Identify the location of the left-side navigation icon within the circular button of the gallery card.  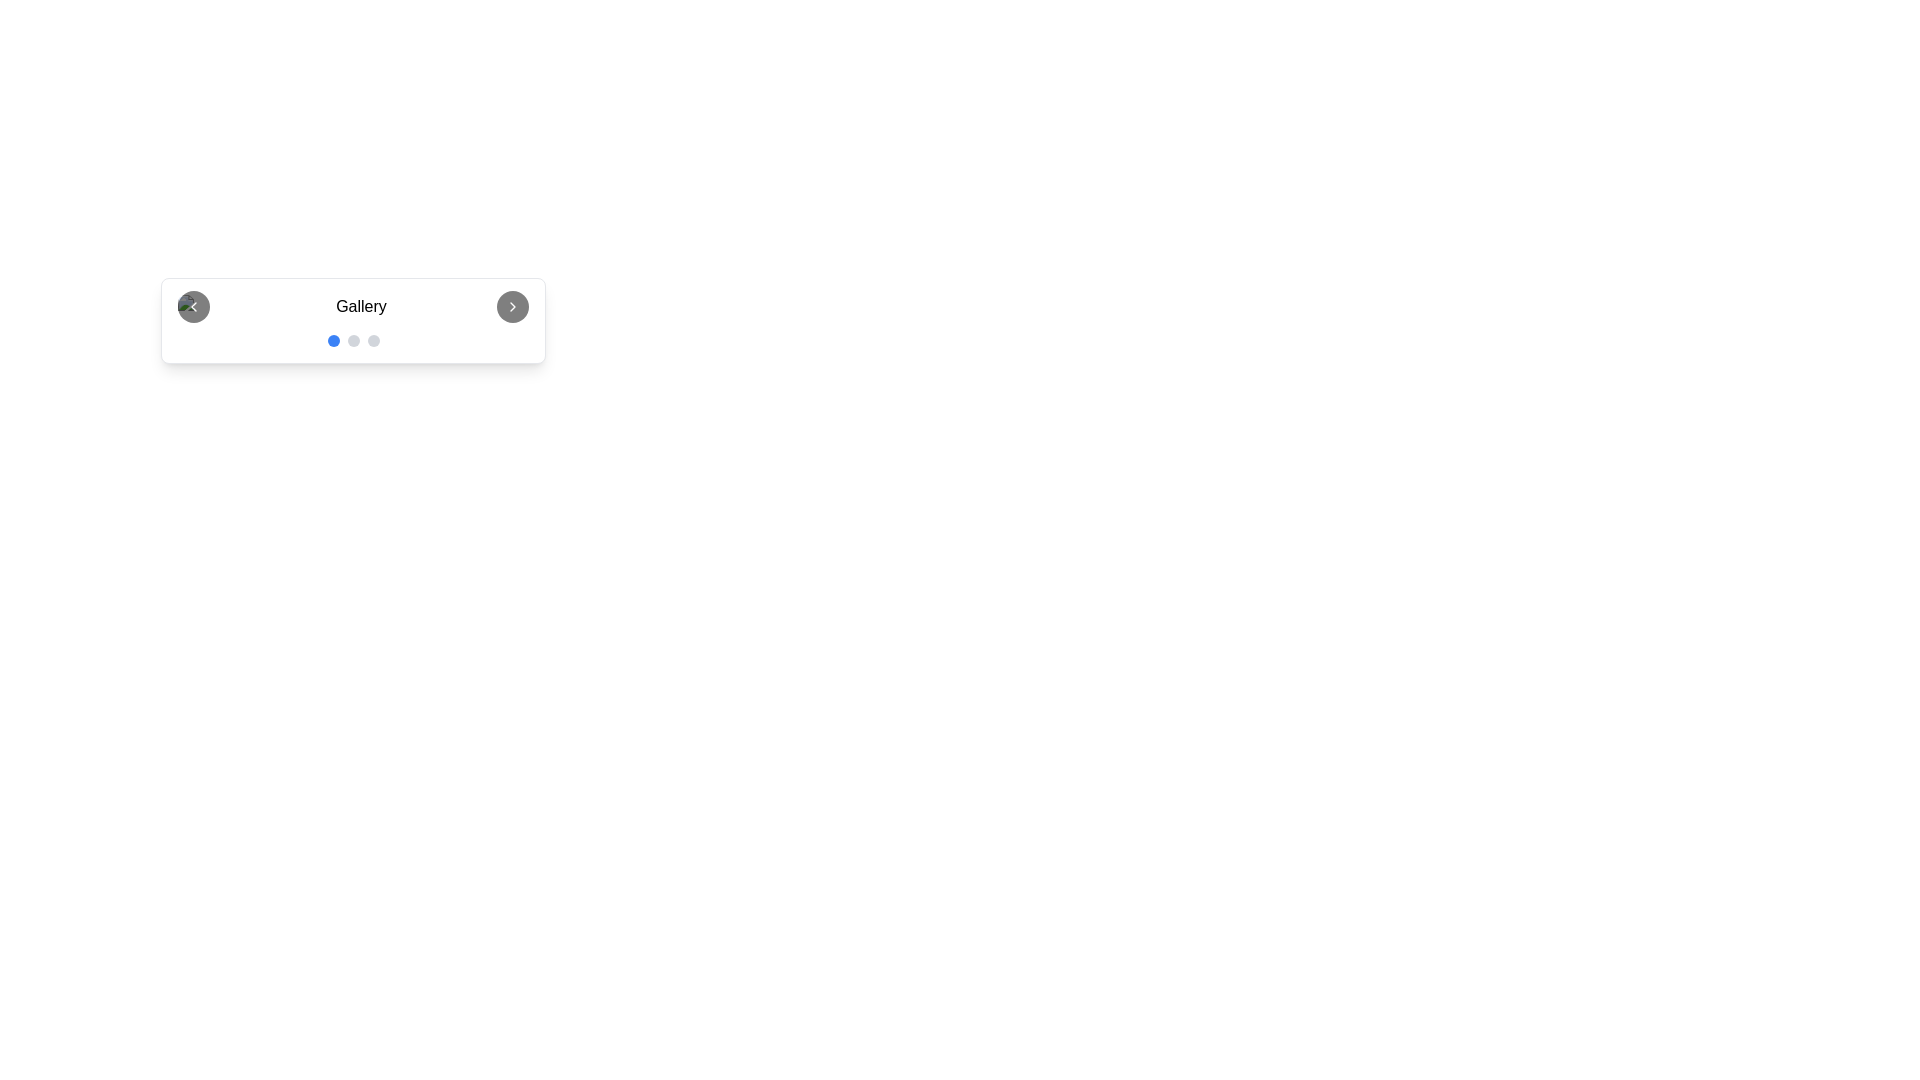
(193, 307).